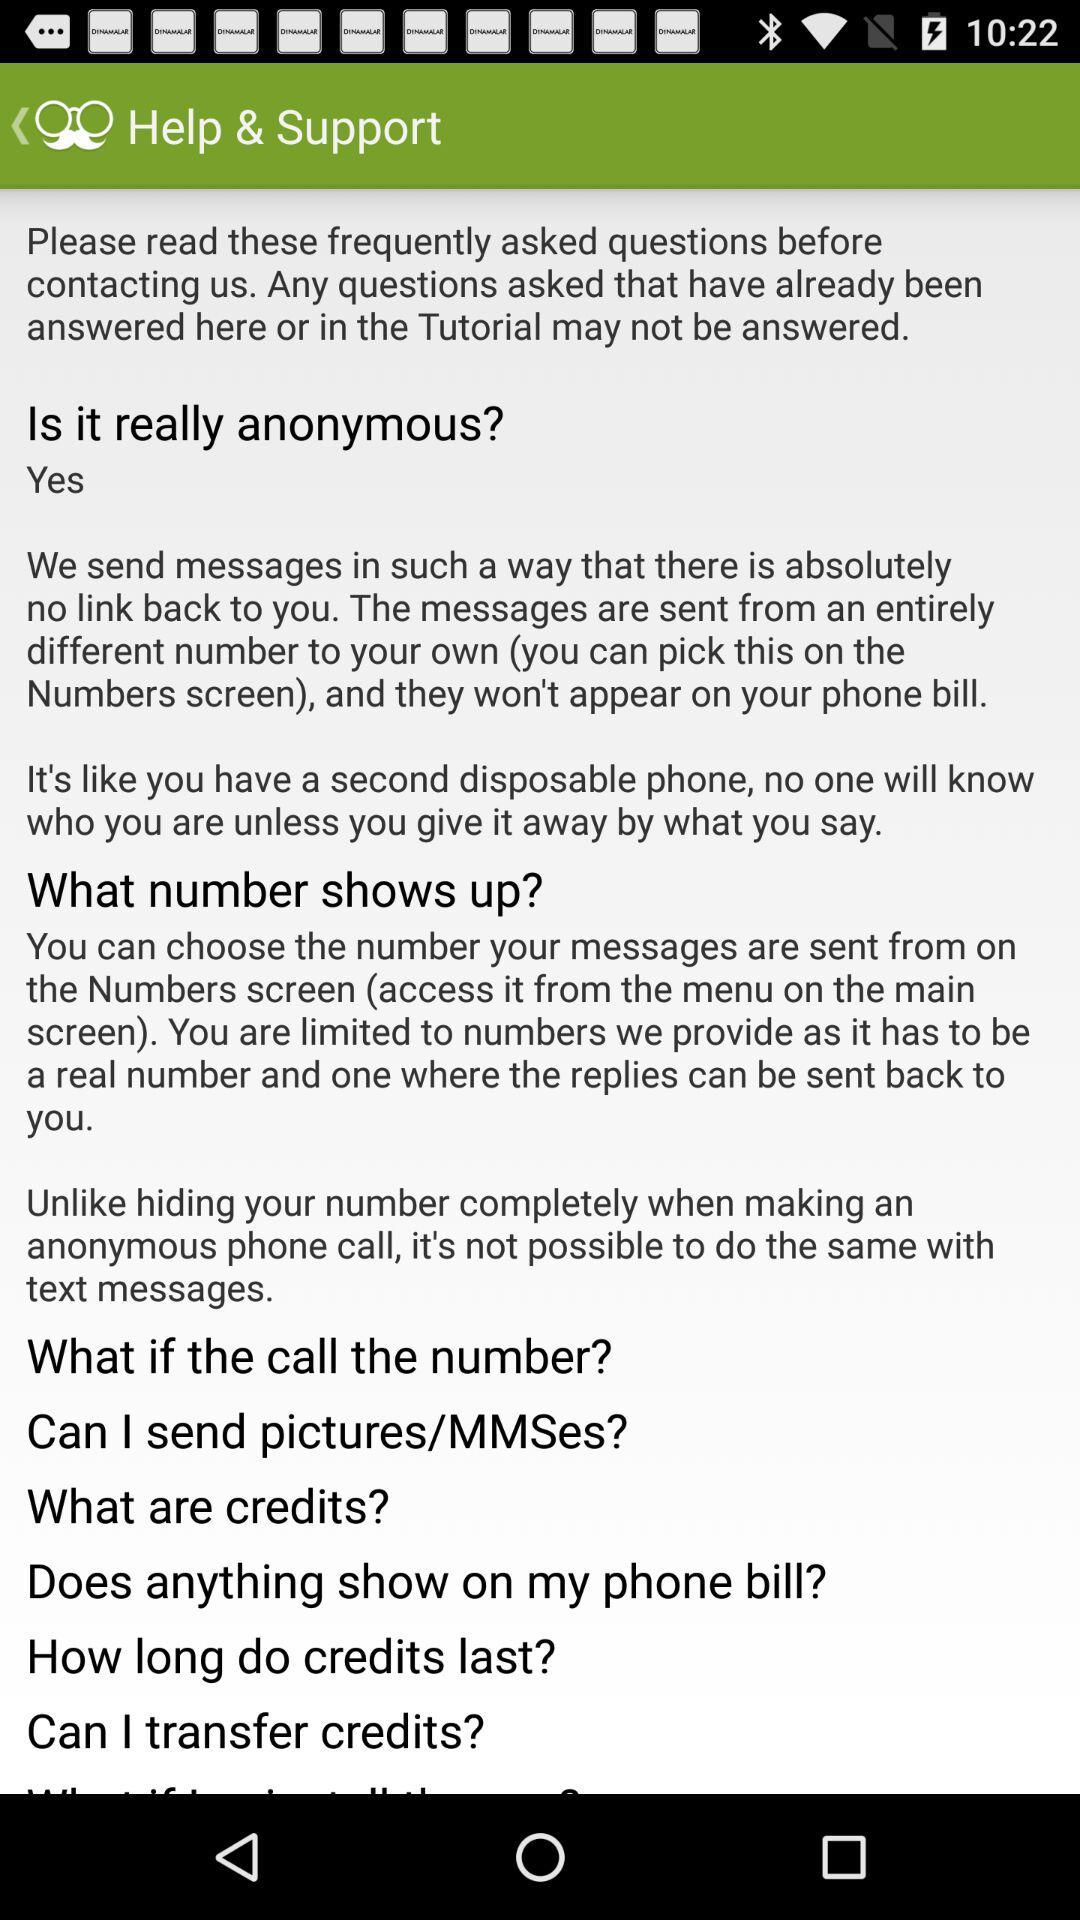  Describe the element at coordinates (540, 1649) in the screenshot. I see `the how long do item` at that location.